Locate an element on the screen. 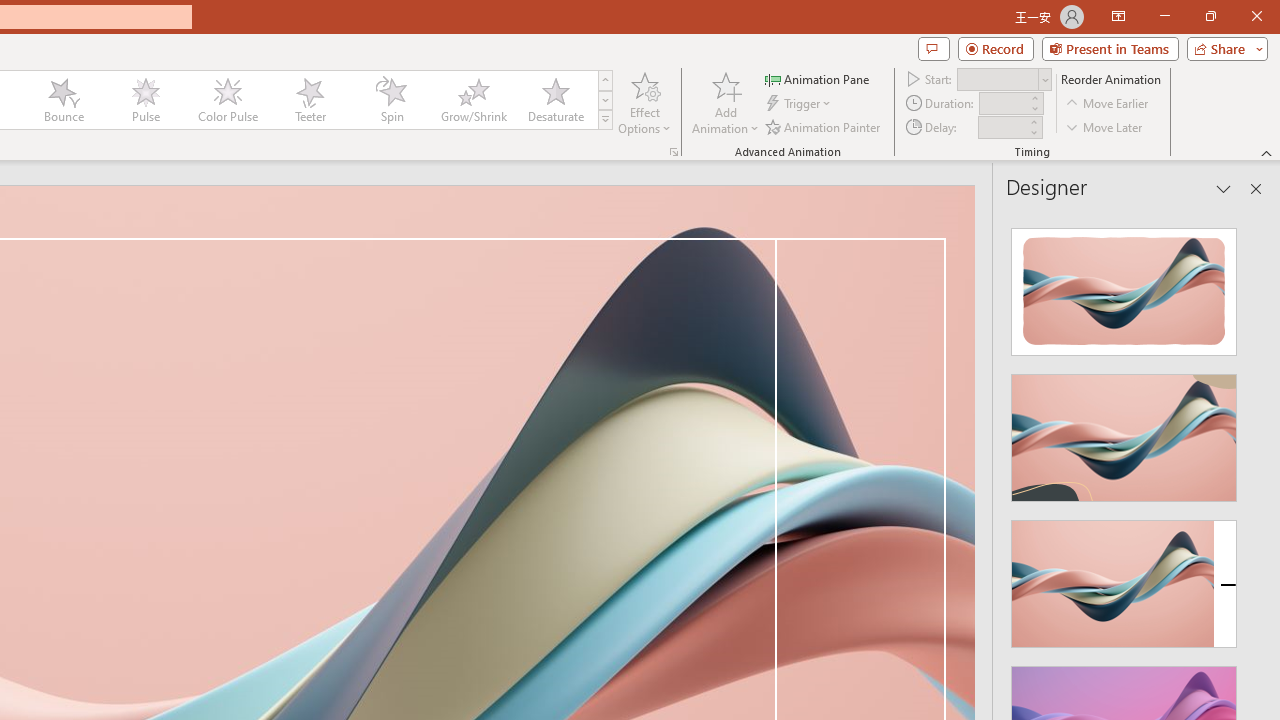 The height and width of the screenshot is (720, 1280). 'Effect Options' is located at coordinates (645, 103).